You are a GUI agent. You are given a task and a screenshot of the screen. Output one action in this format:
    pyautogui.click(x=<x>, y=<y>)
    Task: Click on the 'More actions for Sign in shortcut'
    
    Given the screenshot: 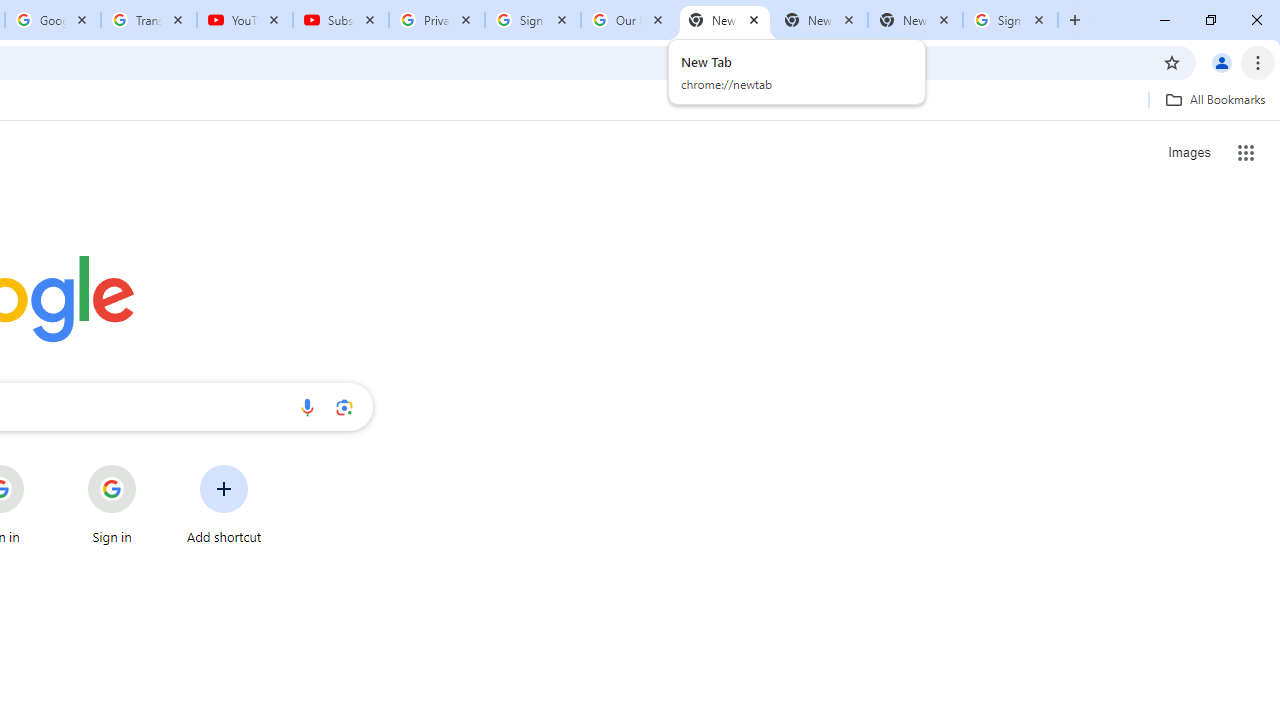 What is the action you would take?
    pyautogui.click(x=151, y=466)
    